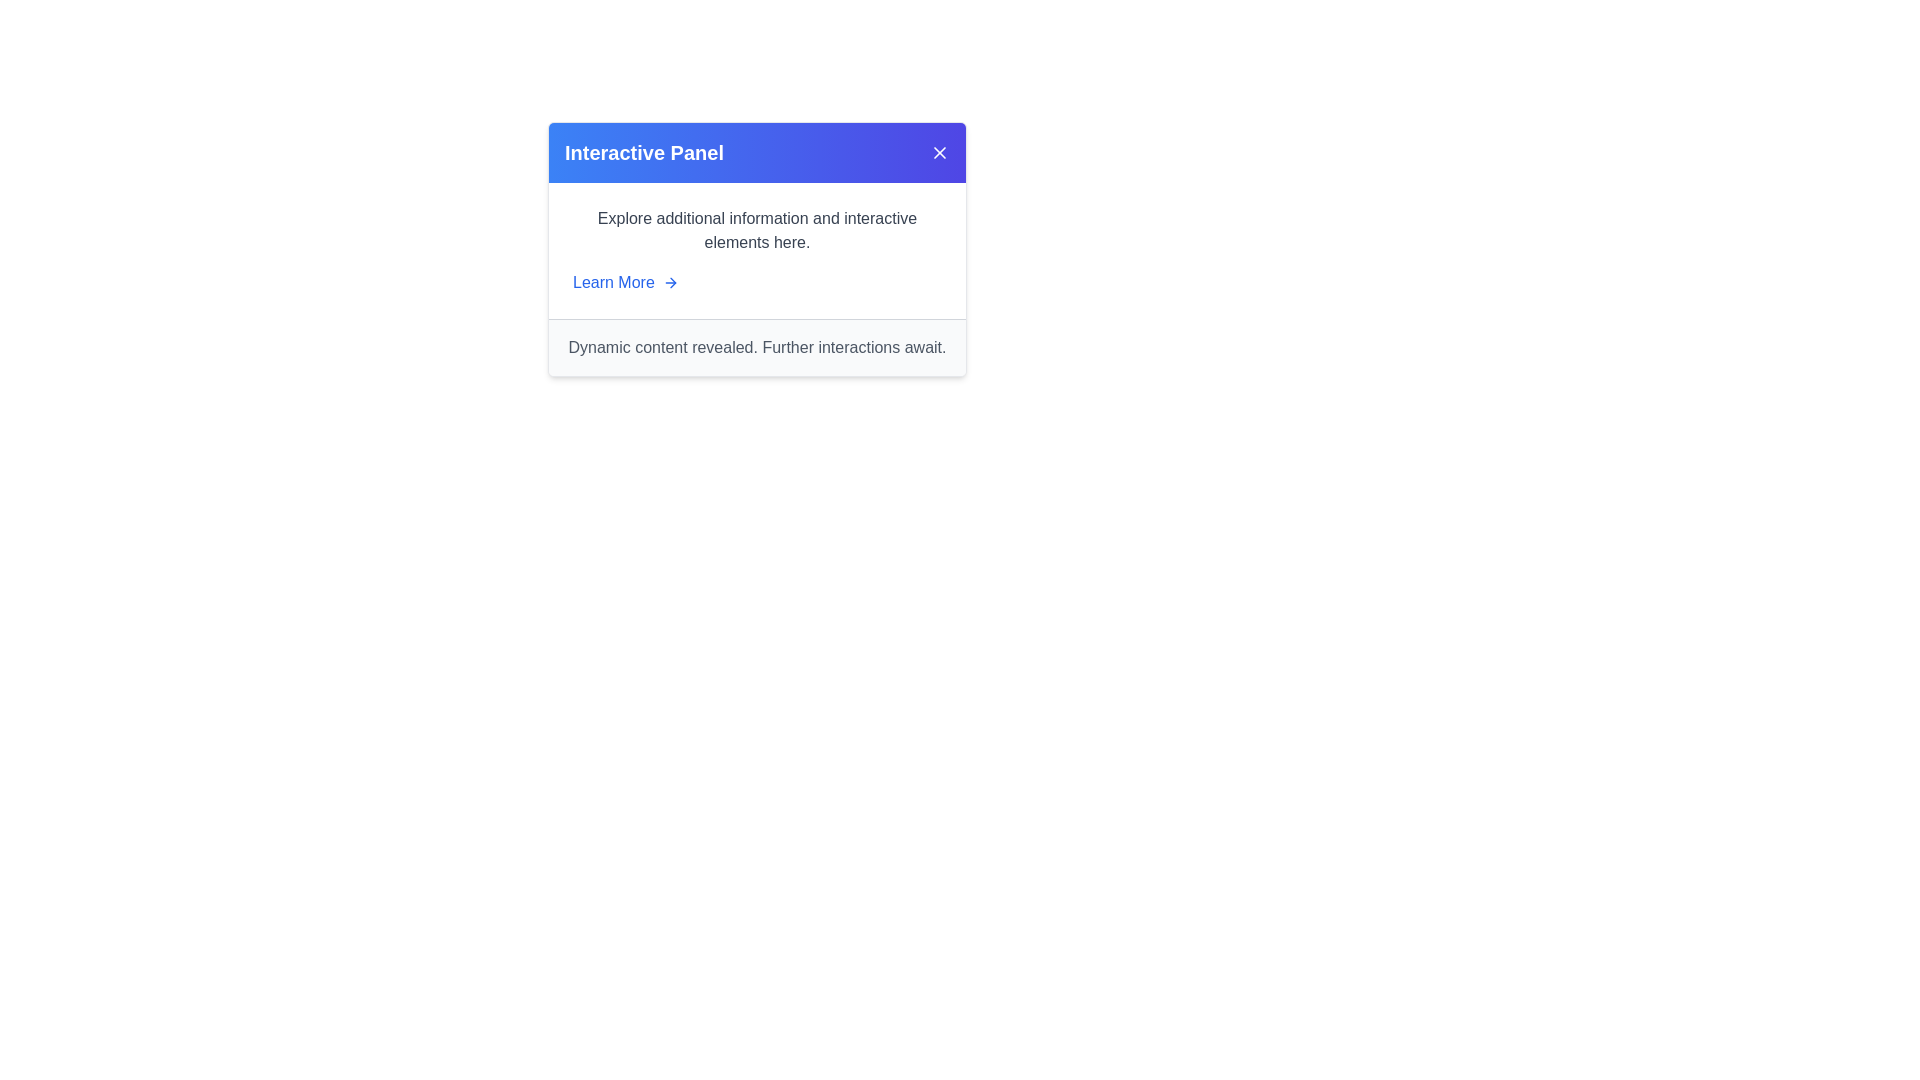  I want to click on the text label displaying 'Interactive Panel', which is styled with bold and large font size and positioned prominently within a gradient background, so click(644, 152).